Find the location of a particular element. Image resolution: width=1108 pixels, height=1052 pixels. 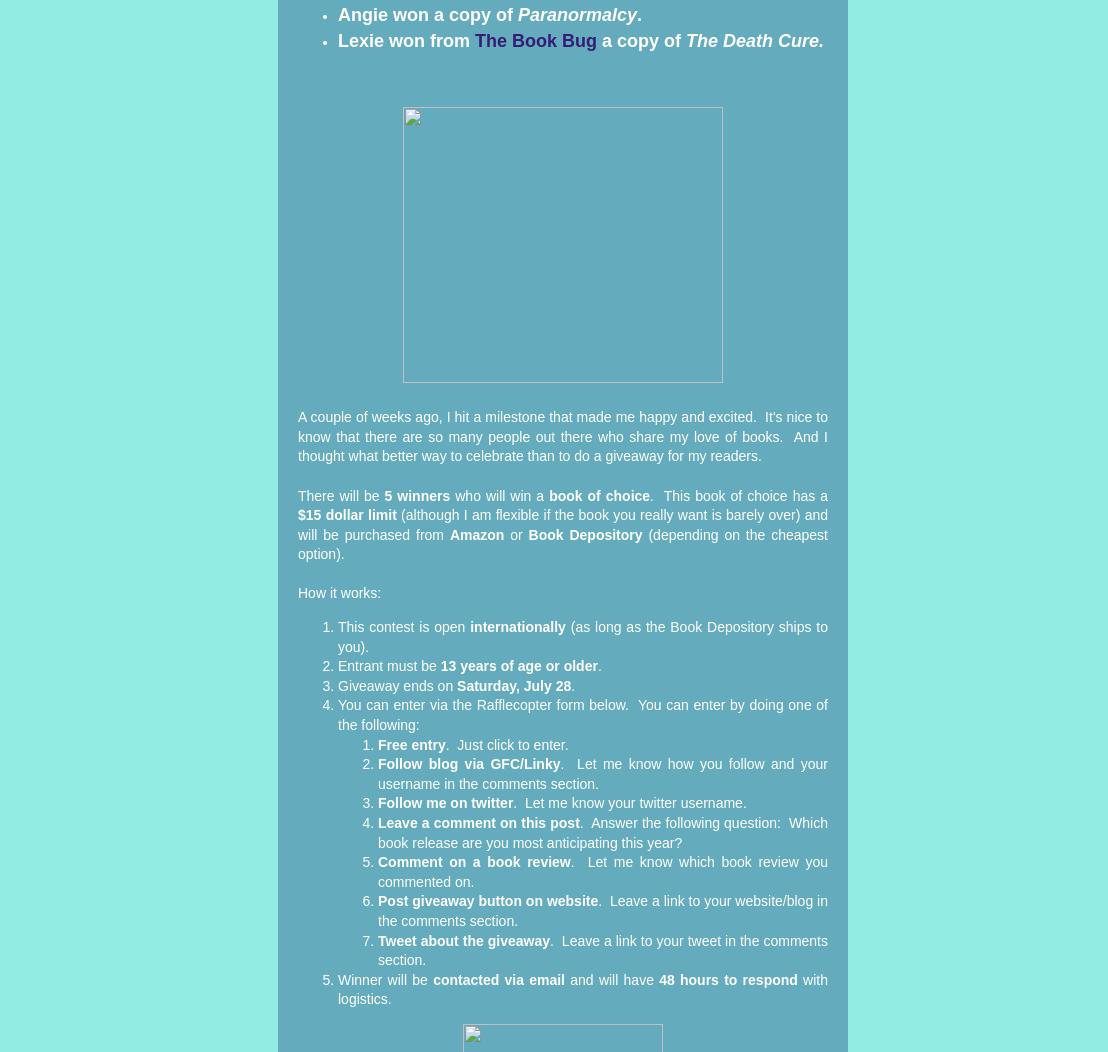

'Comment on a book review' is located at coordinates (474, 861).